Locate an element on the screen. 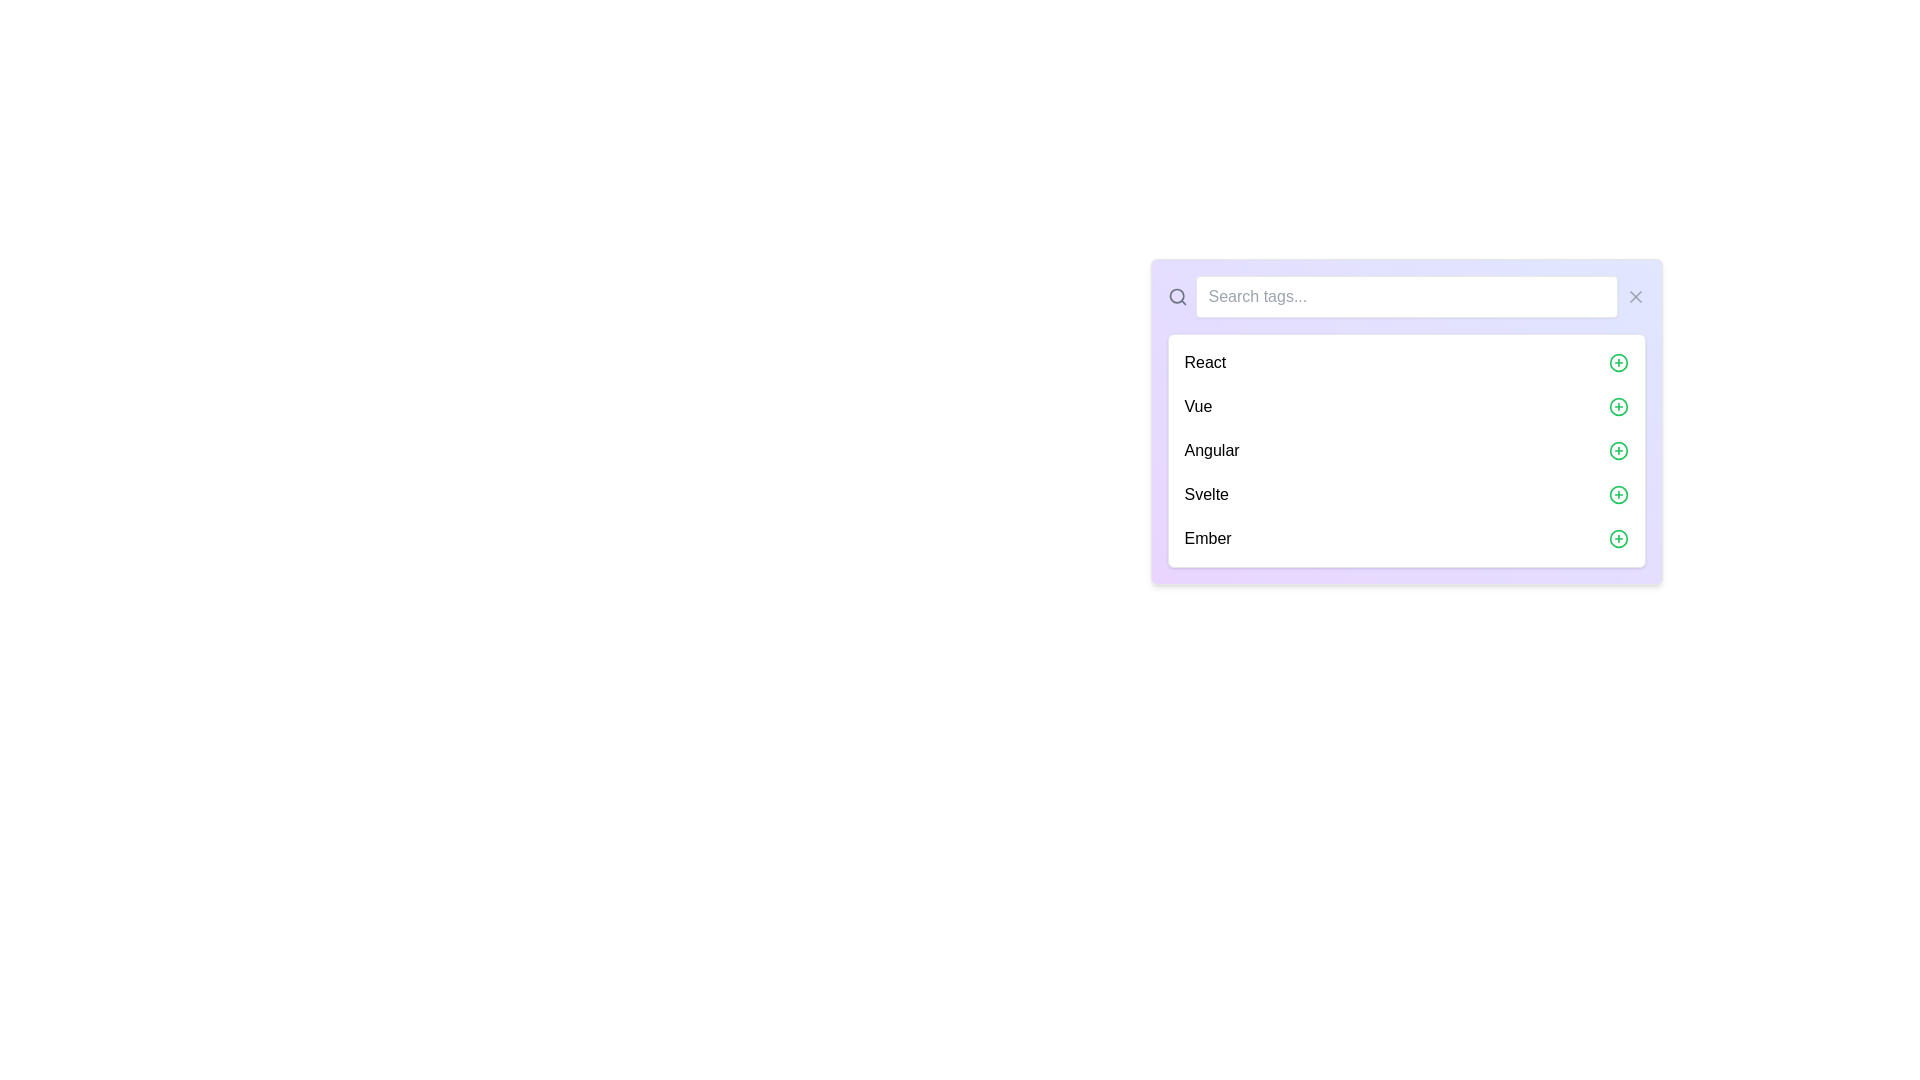 The height and width of the screenshot is (1080, 1920). the interactive button located to the right of the 'Vue' text label is located at coordinates (1618, 406).